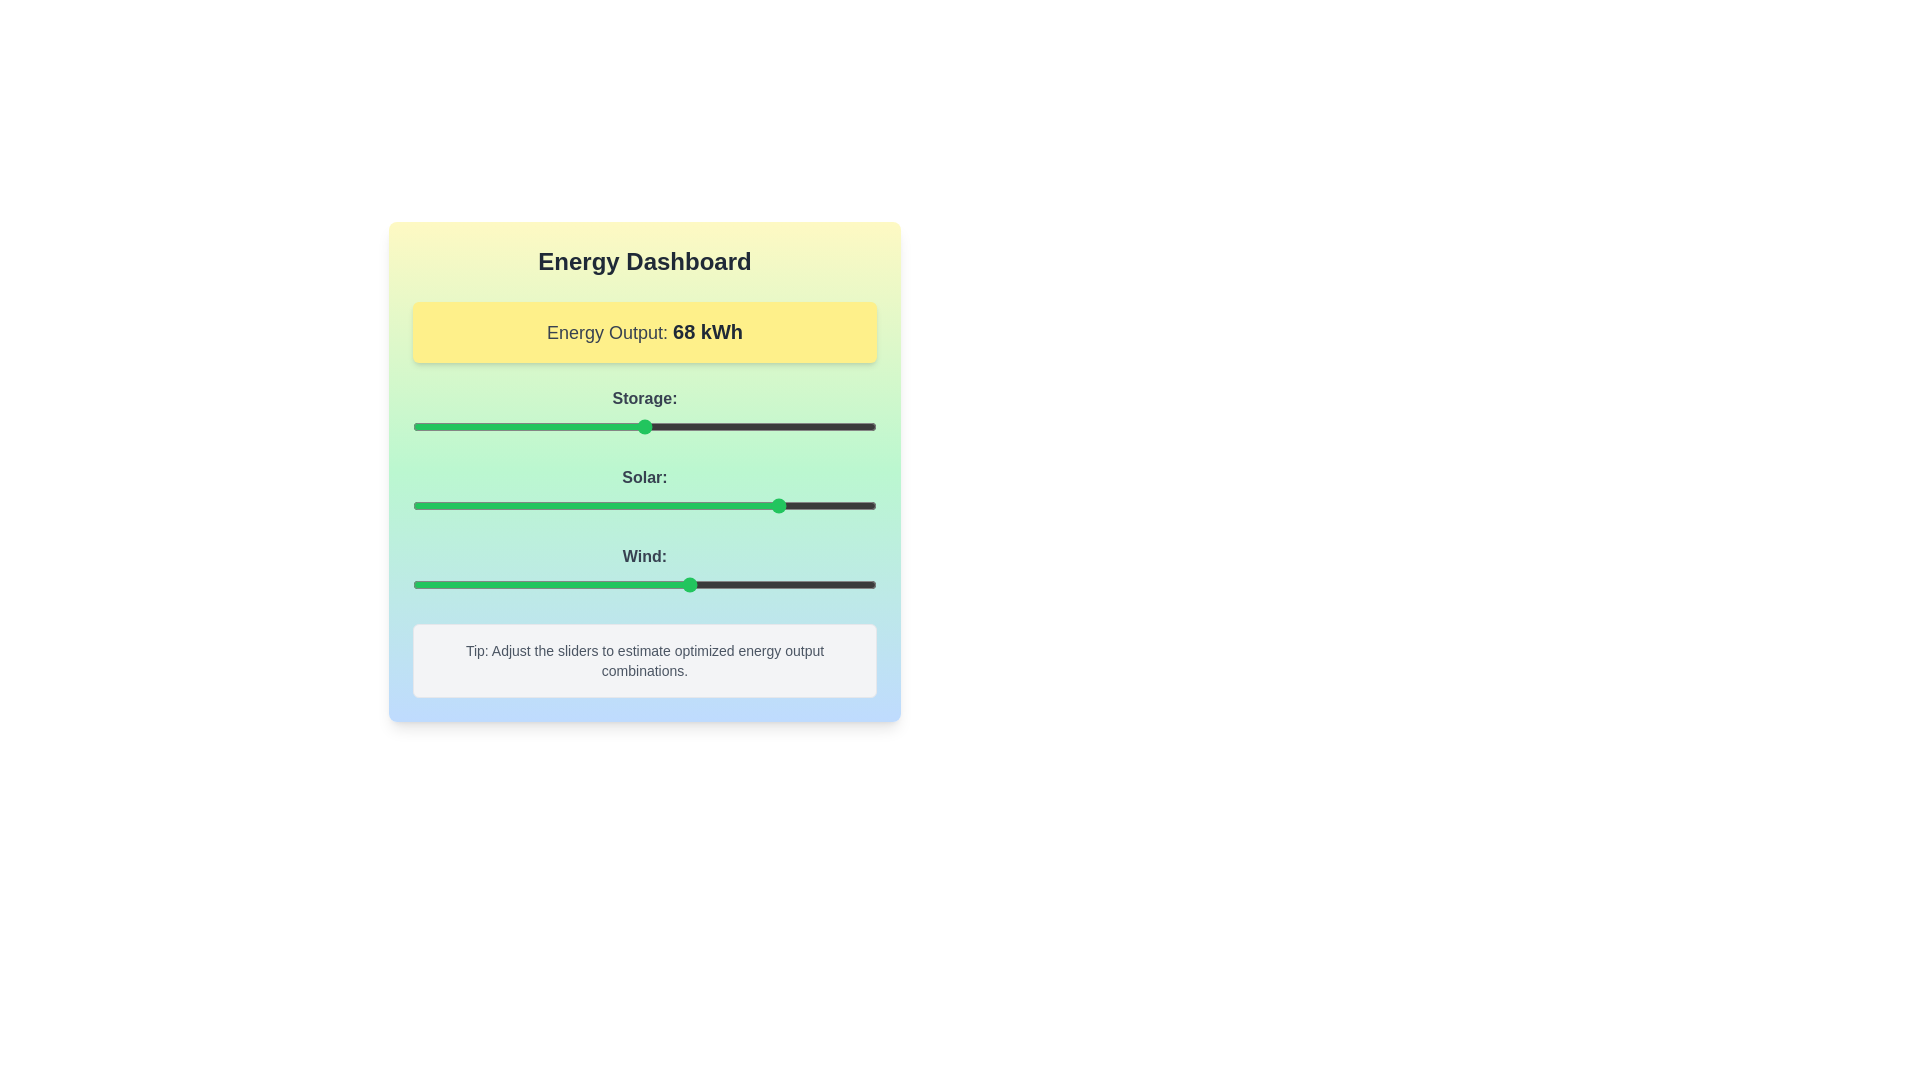 The height and width of the screenshot is (1080, 1920). I want to click on the 'Storage' slider to 91, so click(835, 426).